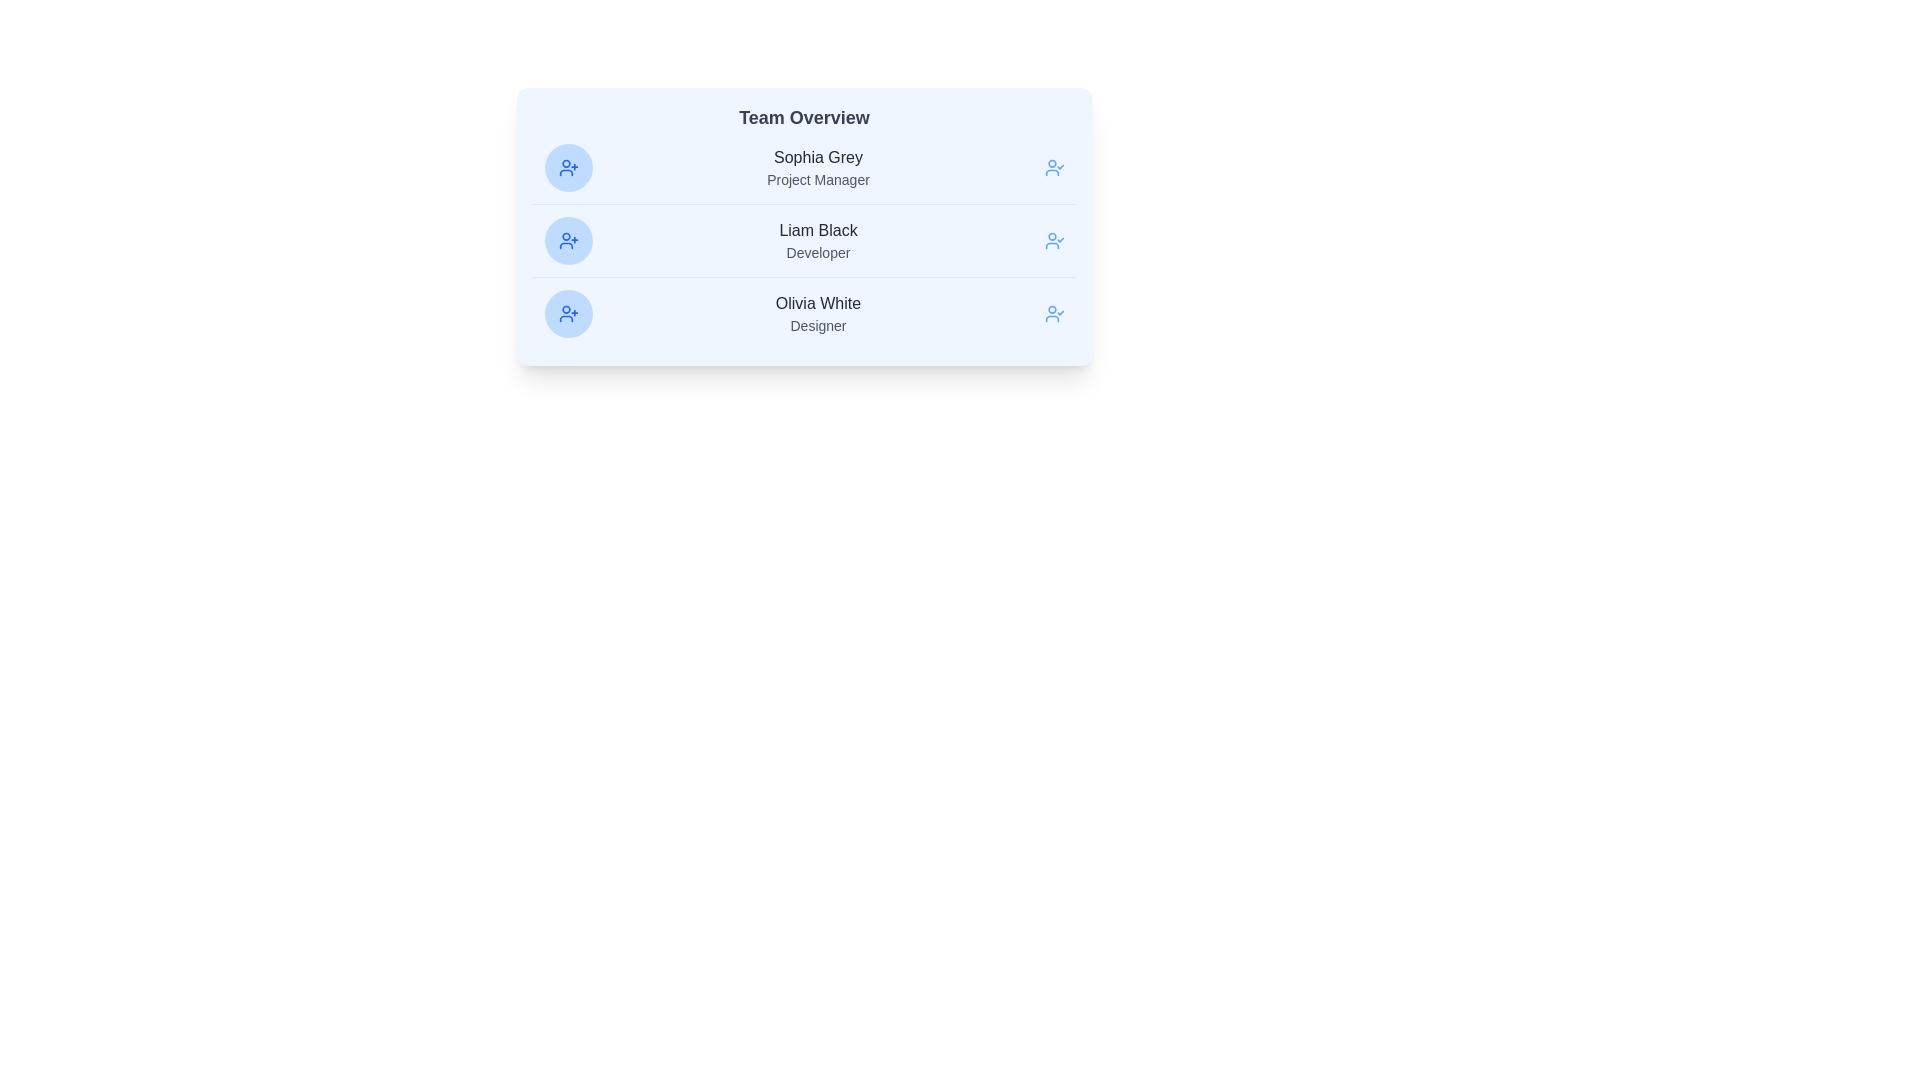  I want to click on the static text label displaying 'Liam Black', which is centrally aligned in the team overview section and positioned above the text 'Developer', so click(818, 230).